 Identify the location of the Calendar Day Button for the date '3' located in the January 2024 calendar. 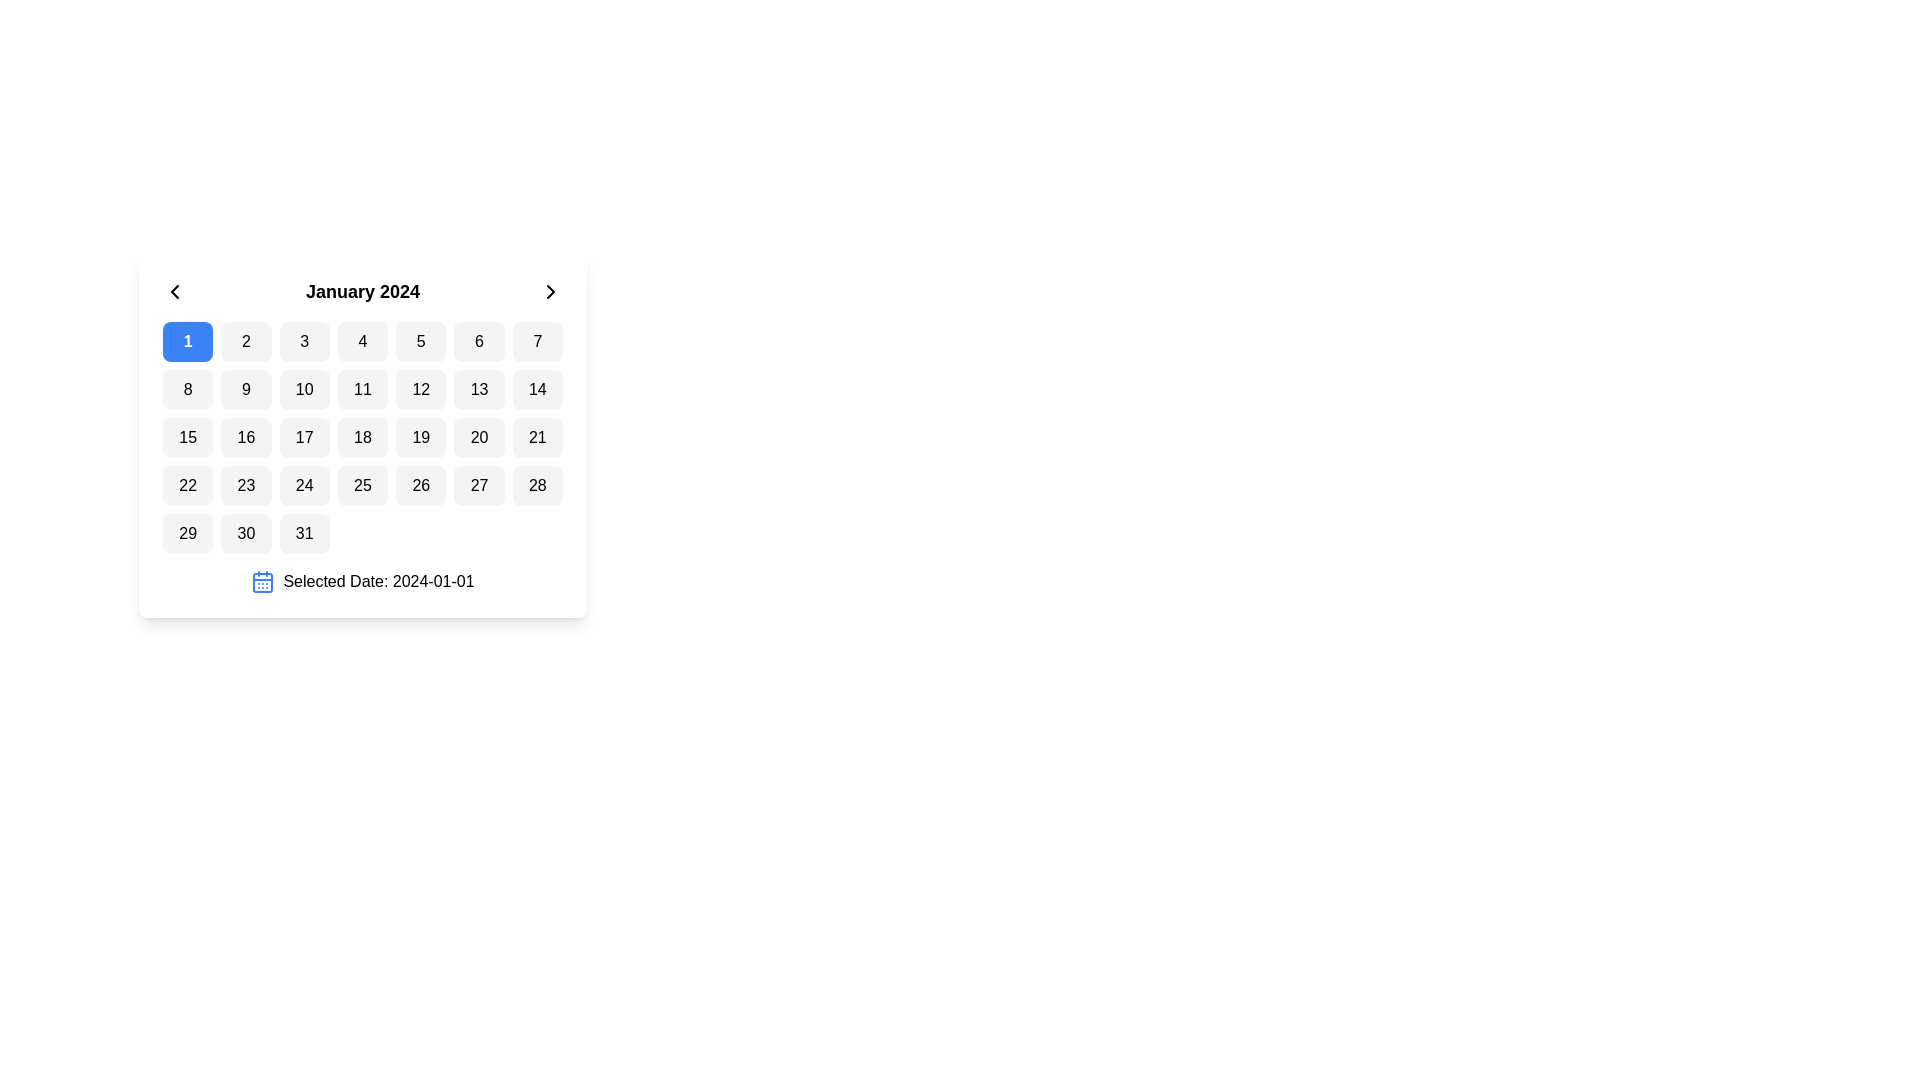
(303, 341).